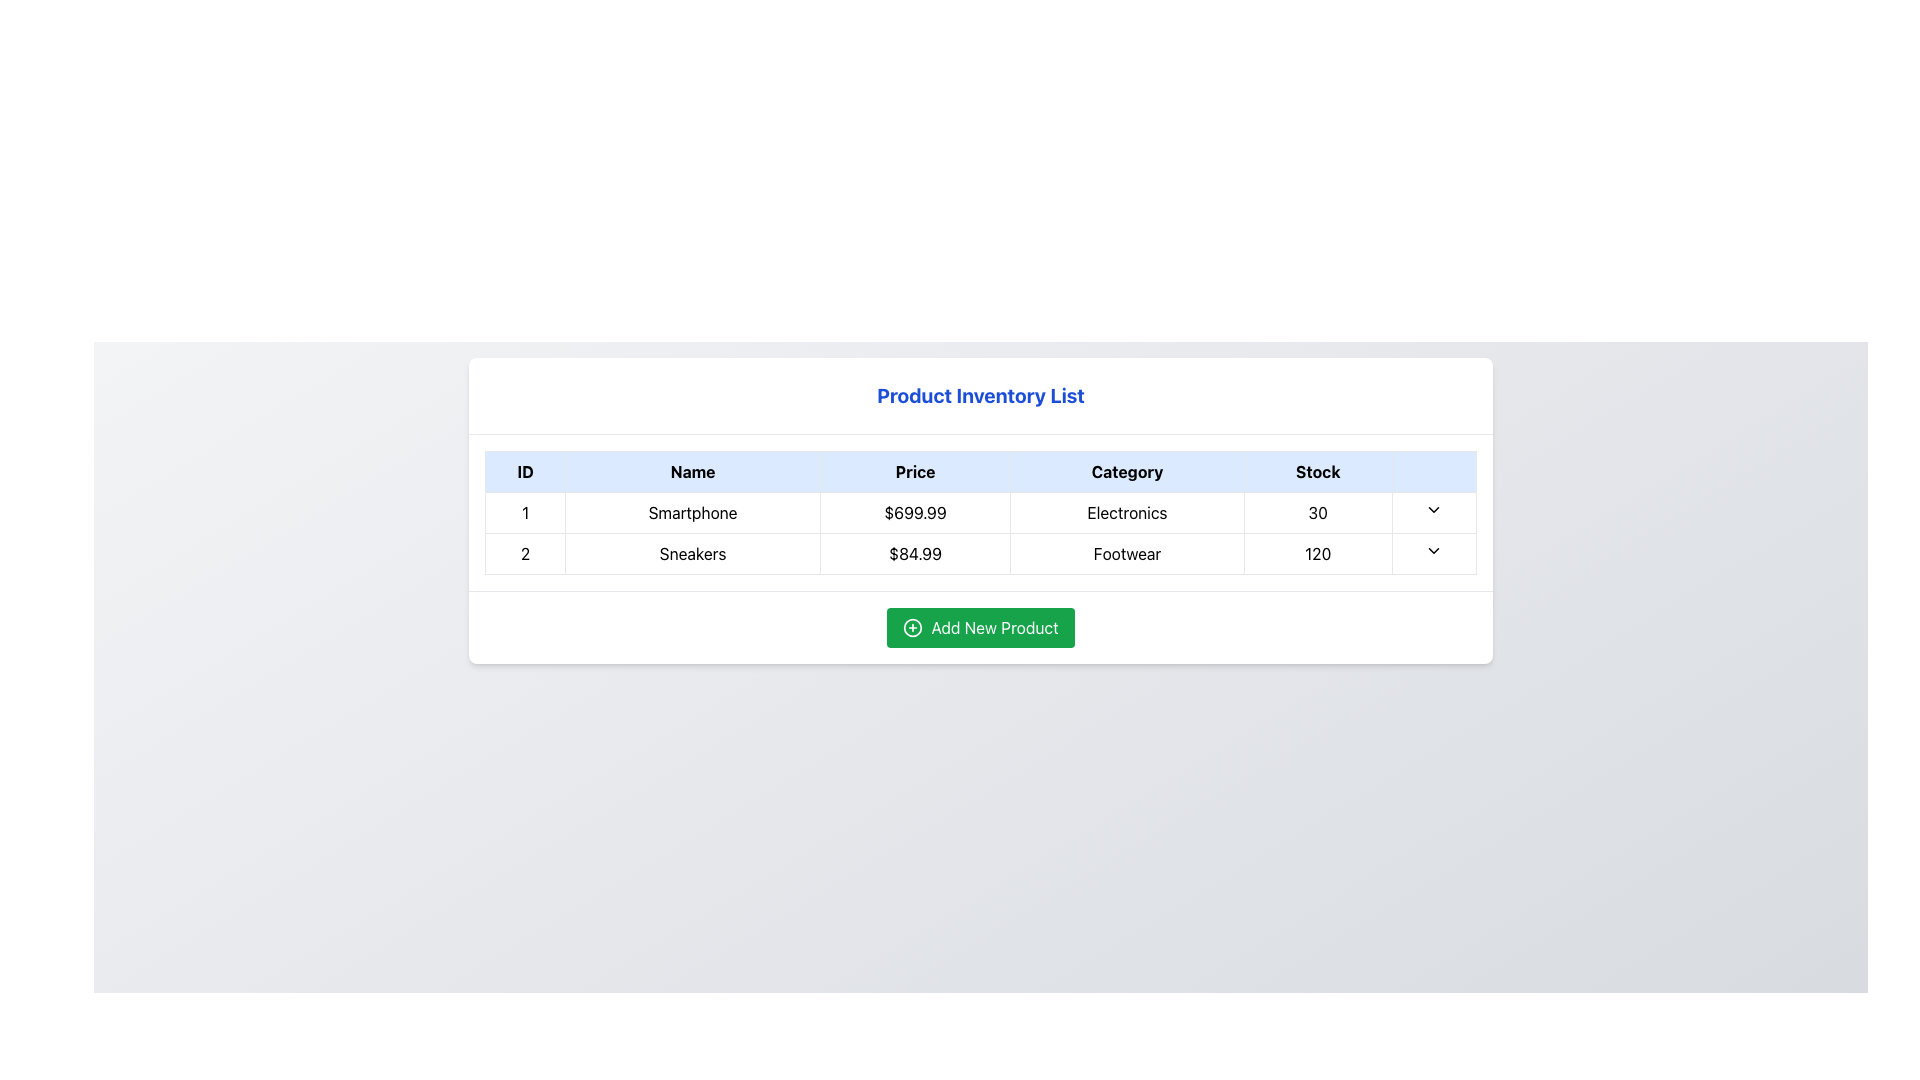  I want to click on the circular SVG element that forms part of the 'plus inside a circle' icon within the green 'Add New Product' button, so click(912, 627).